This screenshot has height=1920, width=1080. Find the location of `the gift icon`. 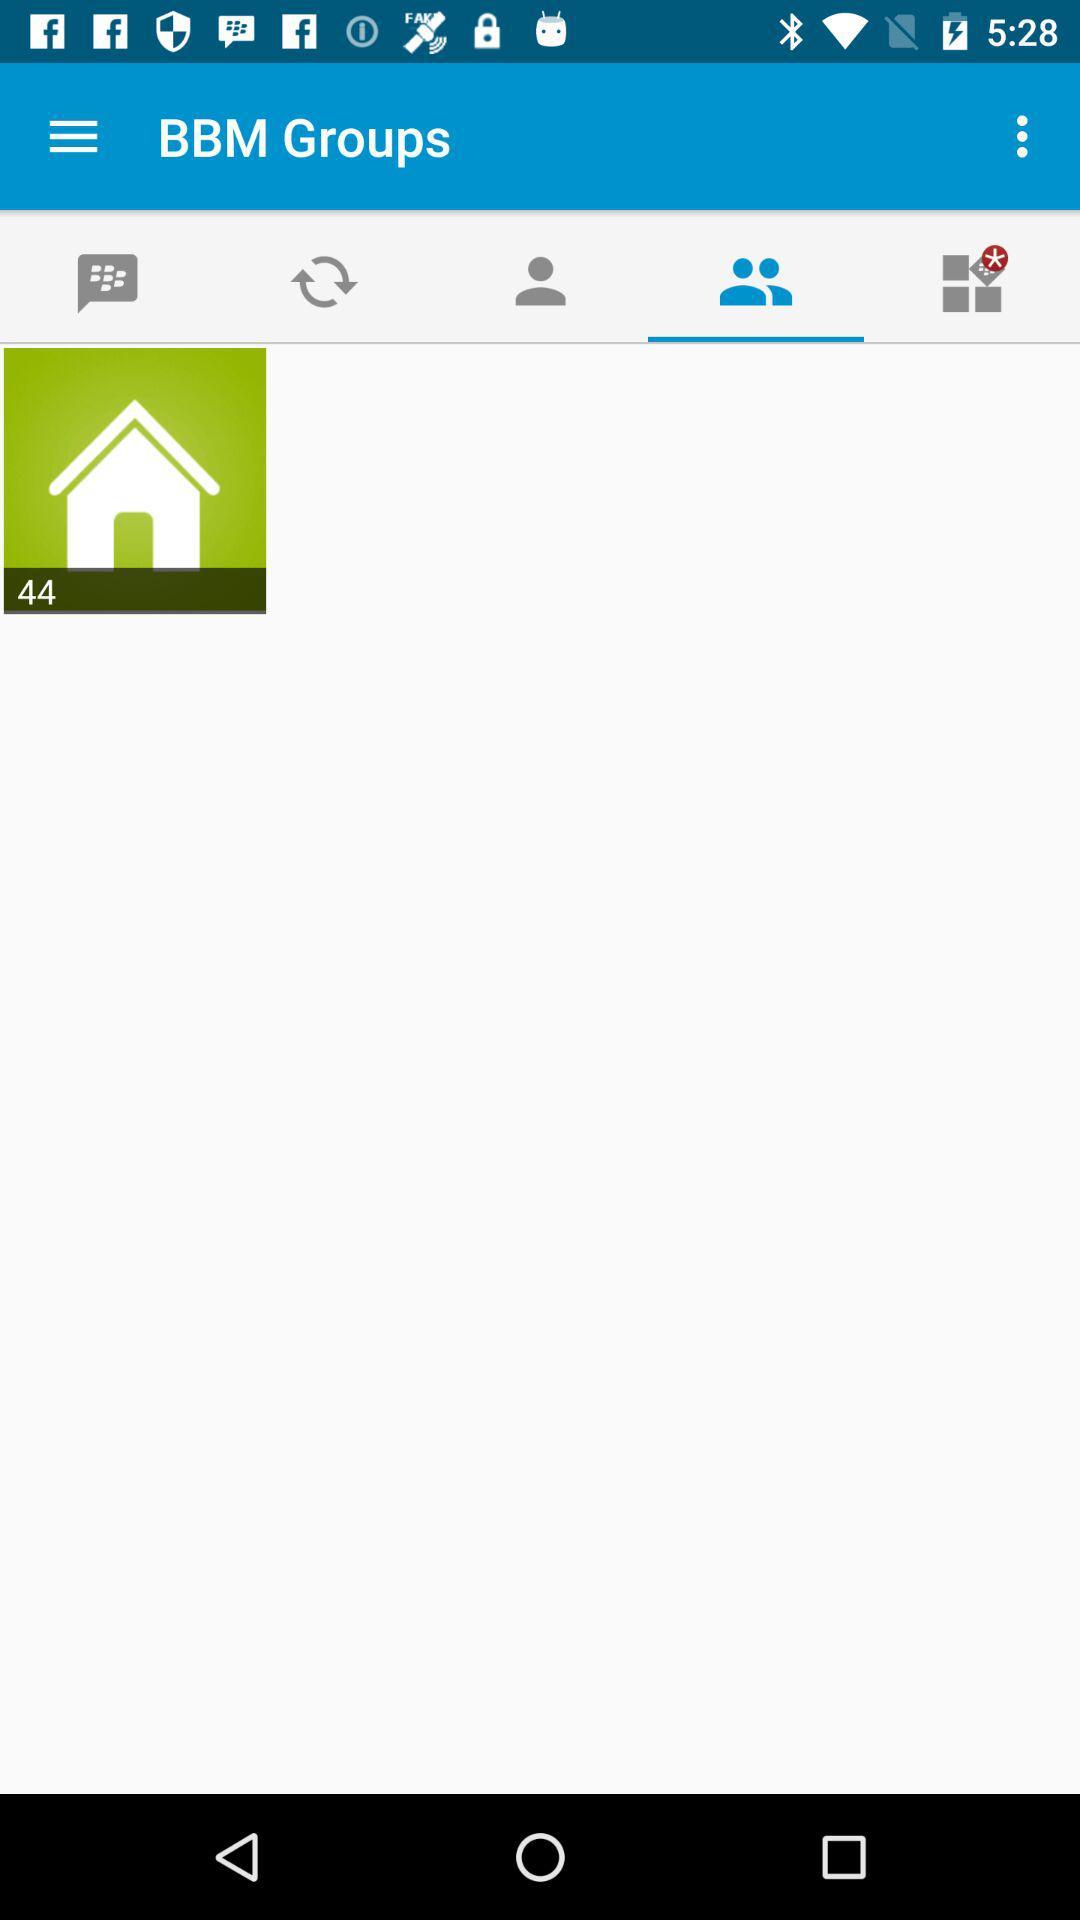

the gift icon is located at coordinates (971, 280).